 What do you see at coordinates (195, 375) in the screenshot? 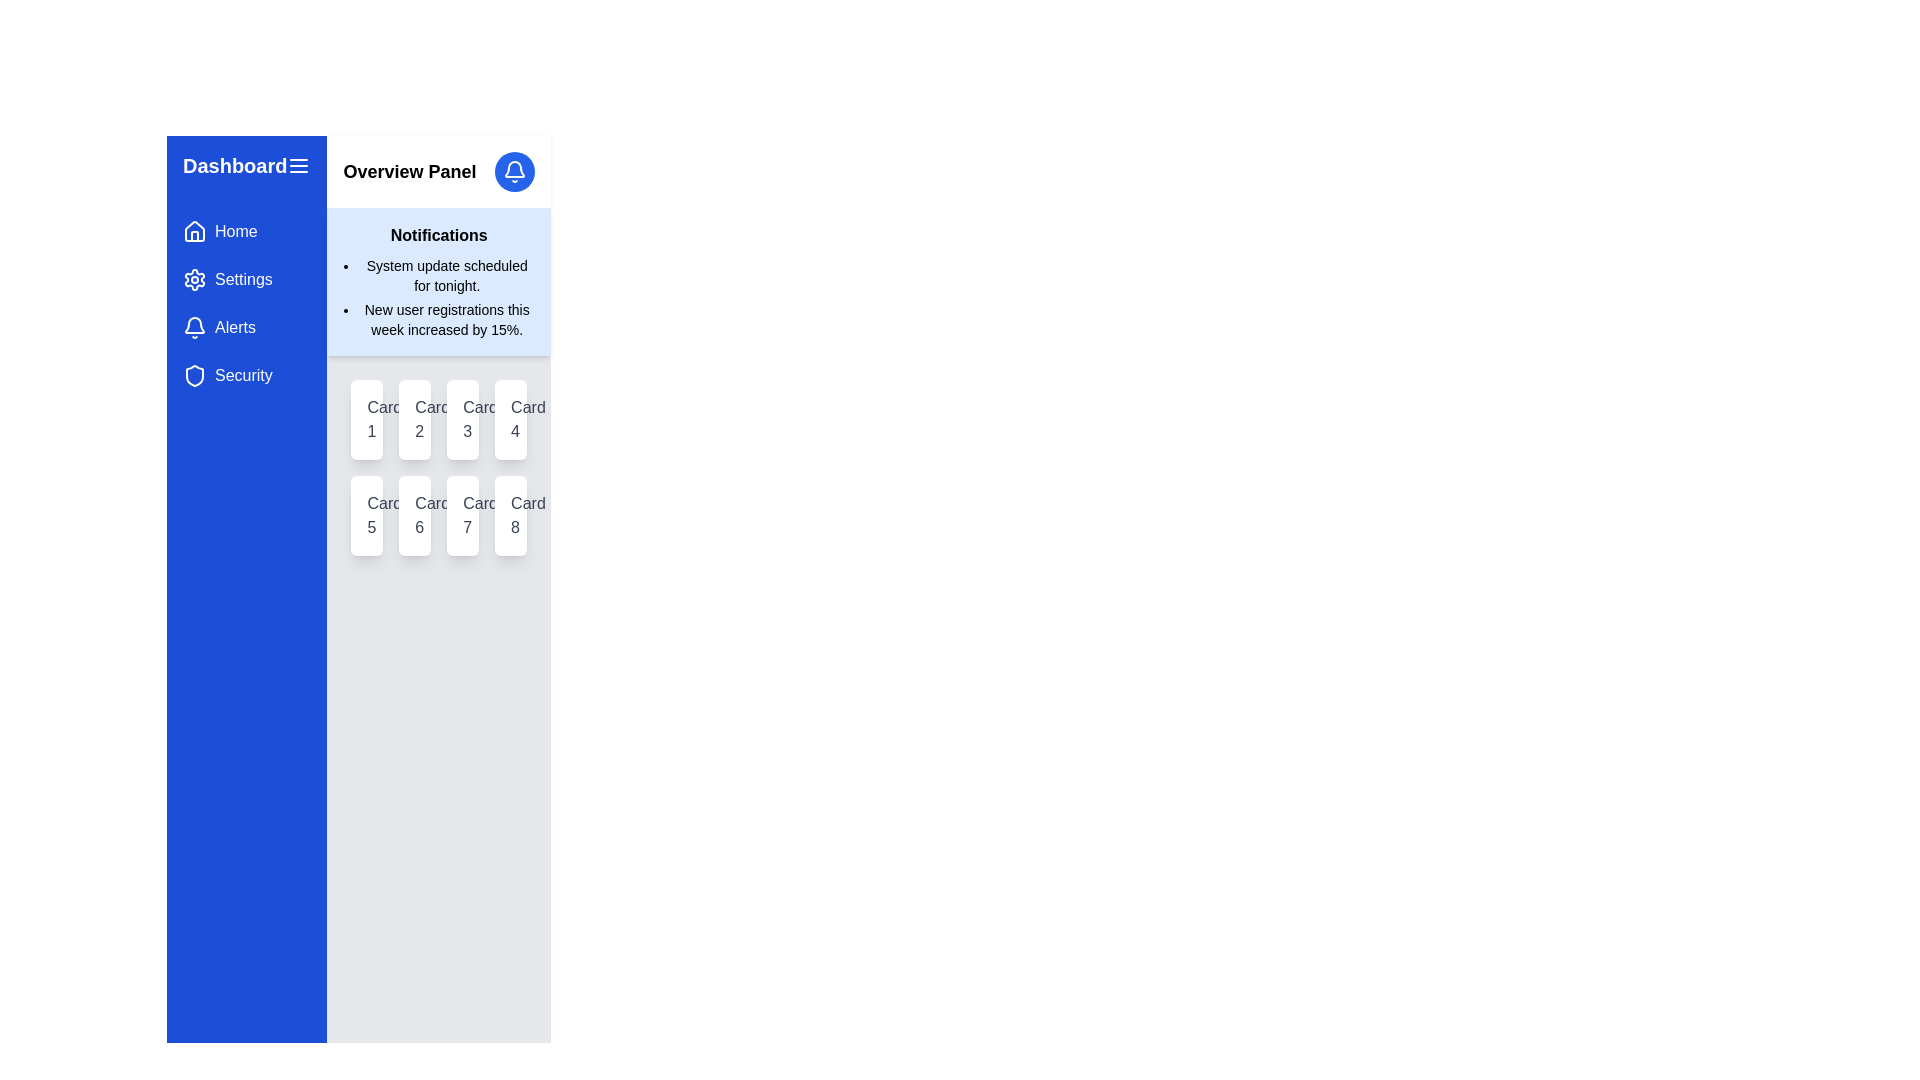
I see `the shield icon located in the 'Security' section of the vertical navigation bar, positioned to the left of the 'Security' text label` at bounding box center [195, 375].